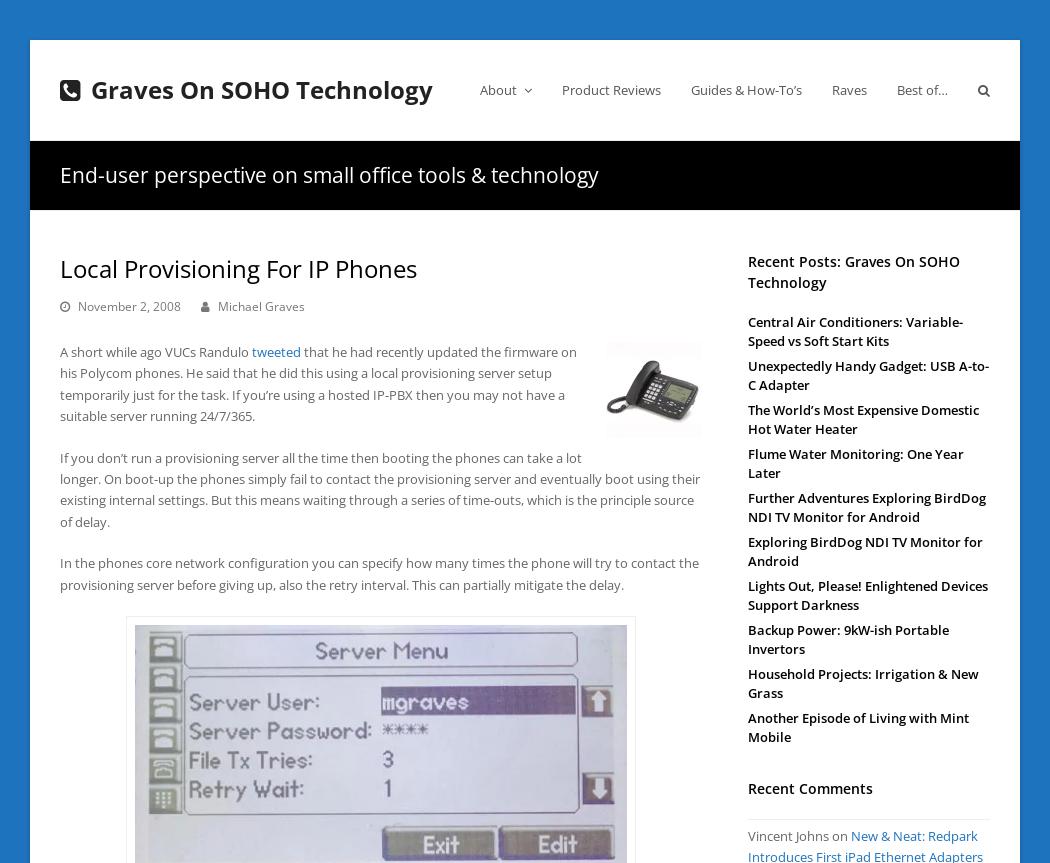  I want to click on 'Vincent Johns', so click(747, 834).